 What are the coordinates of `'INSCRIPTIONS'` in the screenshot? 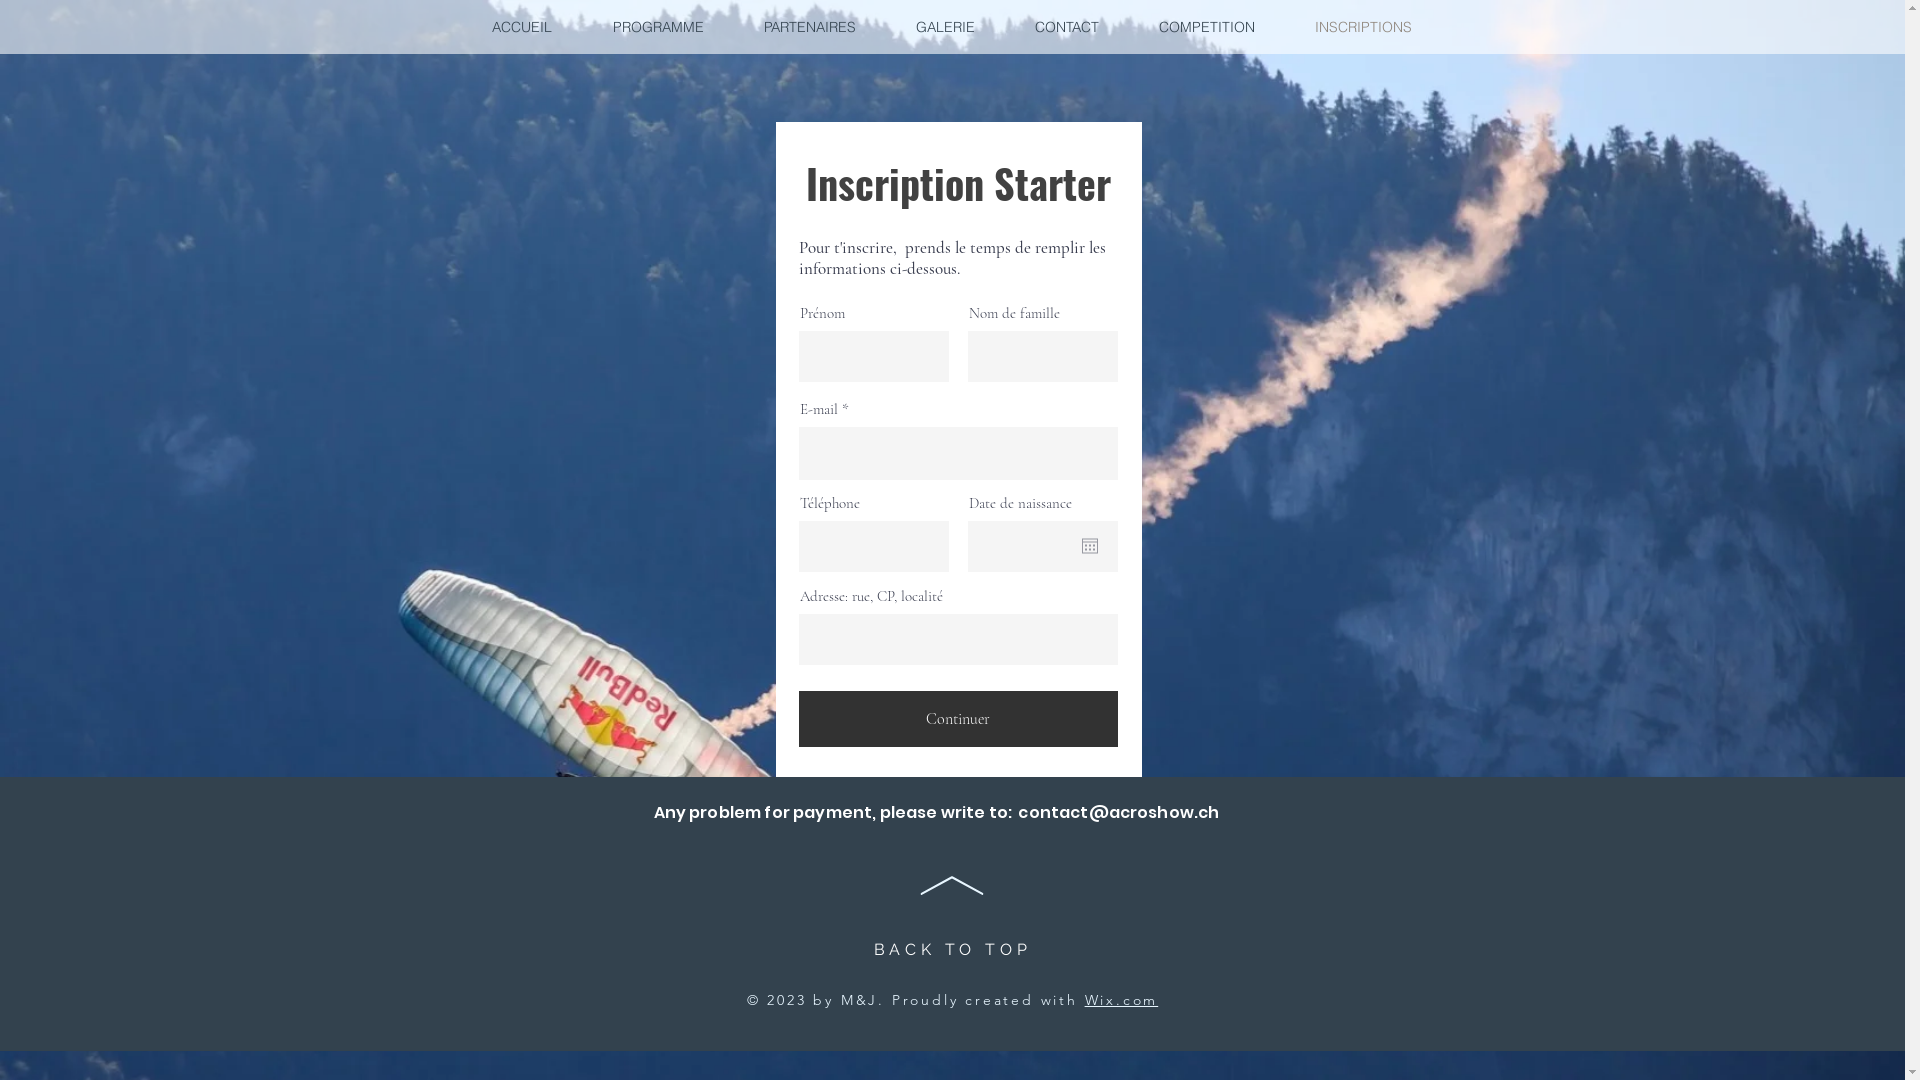 It's located at (1361, 27).